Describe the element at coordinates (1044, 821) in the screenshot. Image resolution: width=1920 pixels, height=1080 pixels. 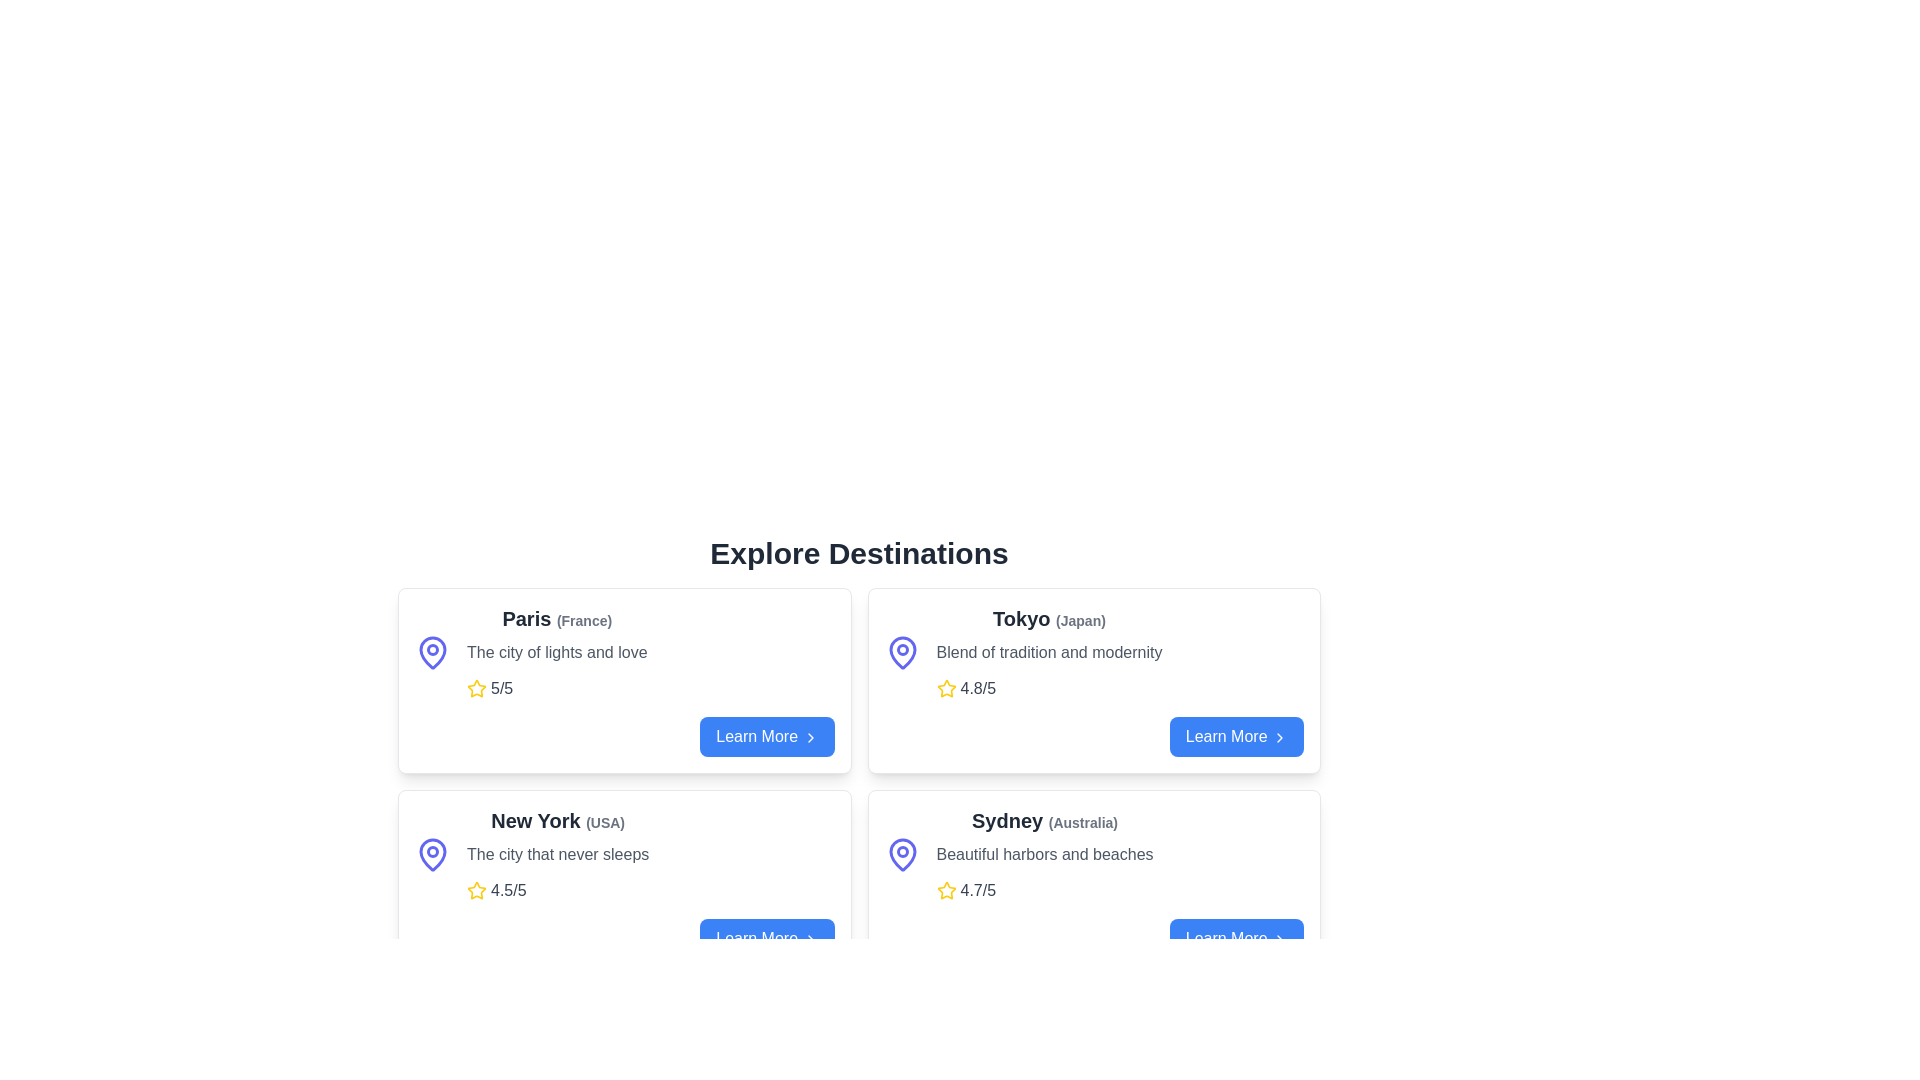
I see `the text label displaying the travel destination 'Sydney (Australia)' located in the second row and second column of the destination cards grid` at that location.